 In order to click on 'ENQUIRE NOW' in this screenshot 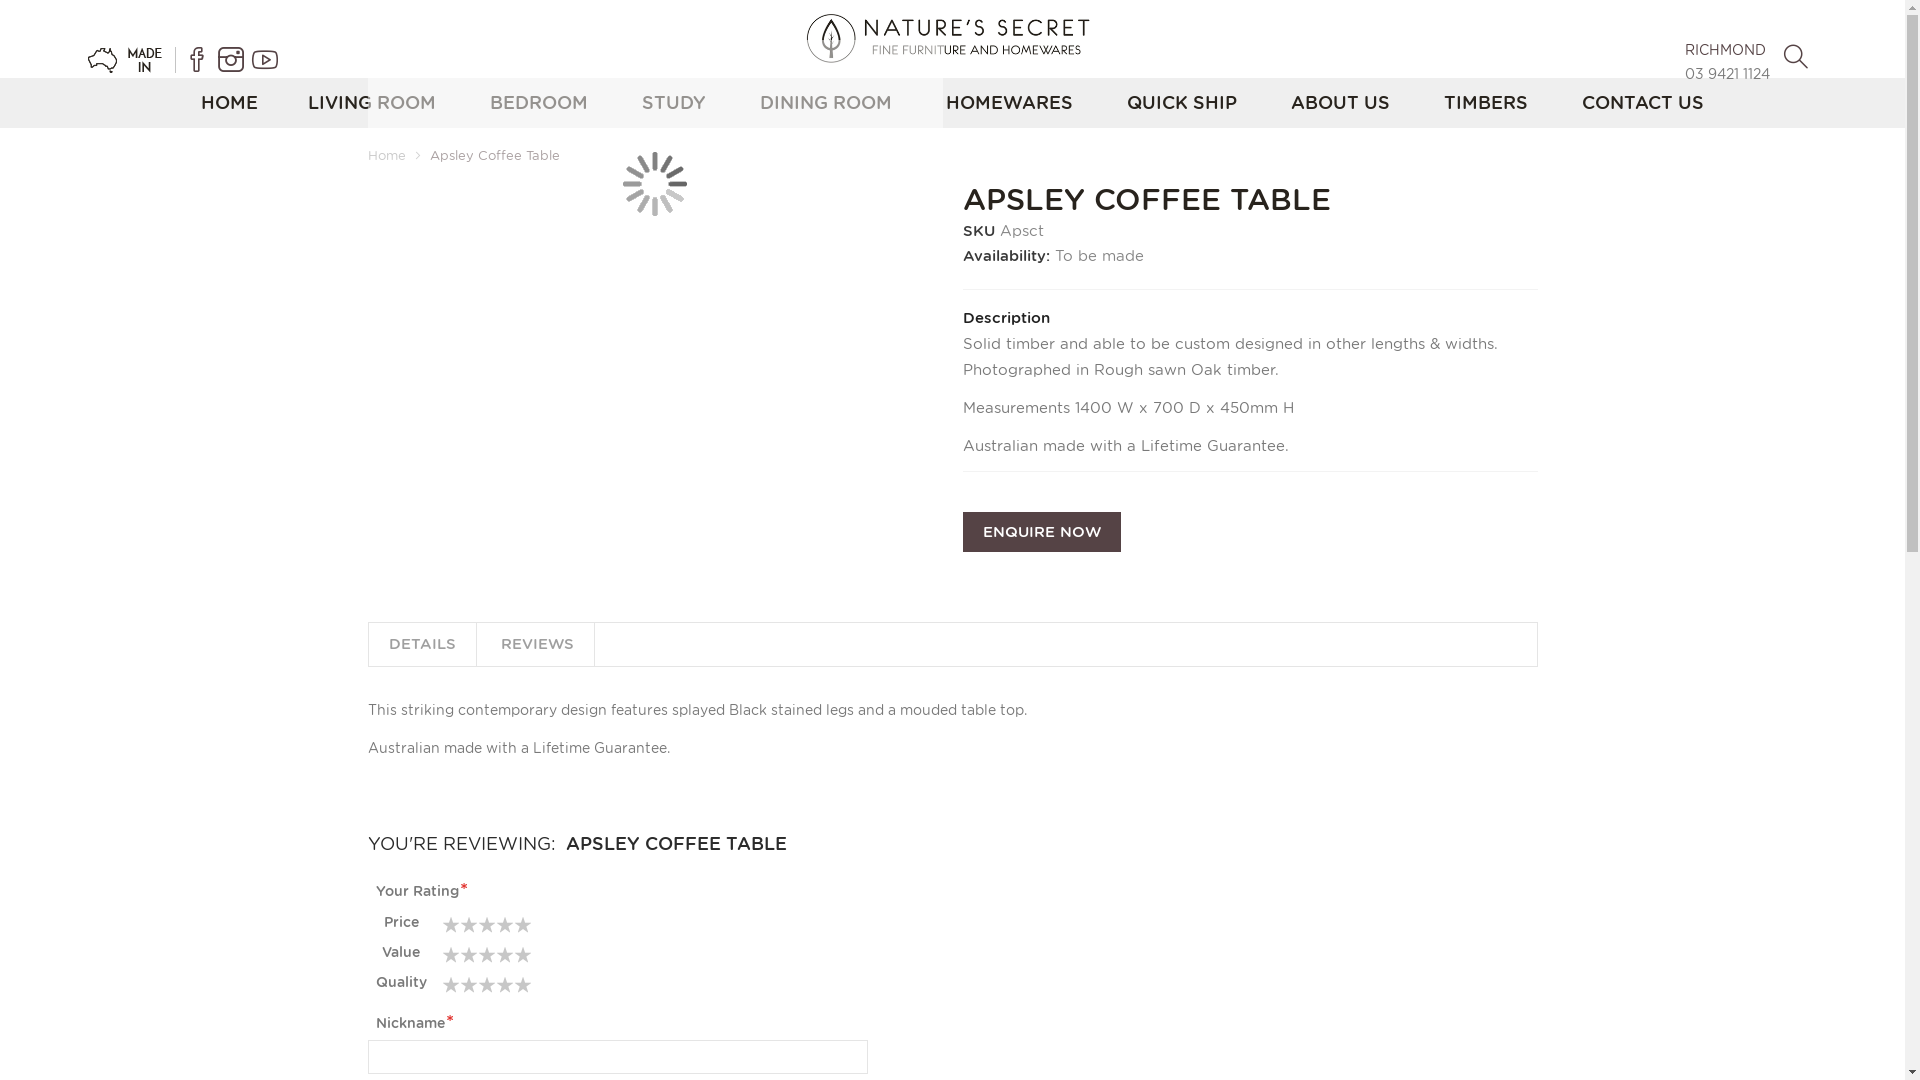, I will do `click(1040, 531)`.